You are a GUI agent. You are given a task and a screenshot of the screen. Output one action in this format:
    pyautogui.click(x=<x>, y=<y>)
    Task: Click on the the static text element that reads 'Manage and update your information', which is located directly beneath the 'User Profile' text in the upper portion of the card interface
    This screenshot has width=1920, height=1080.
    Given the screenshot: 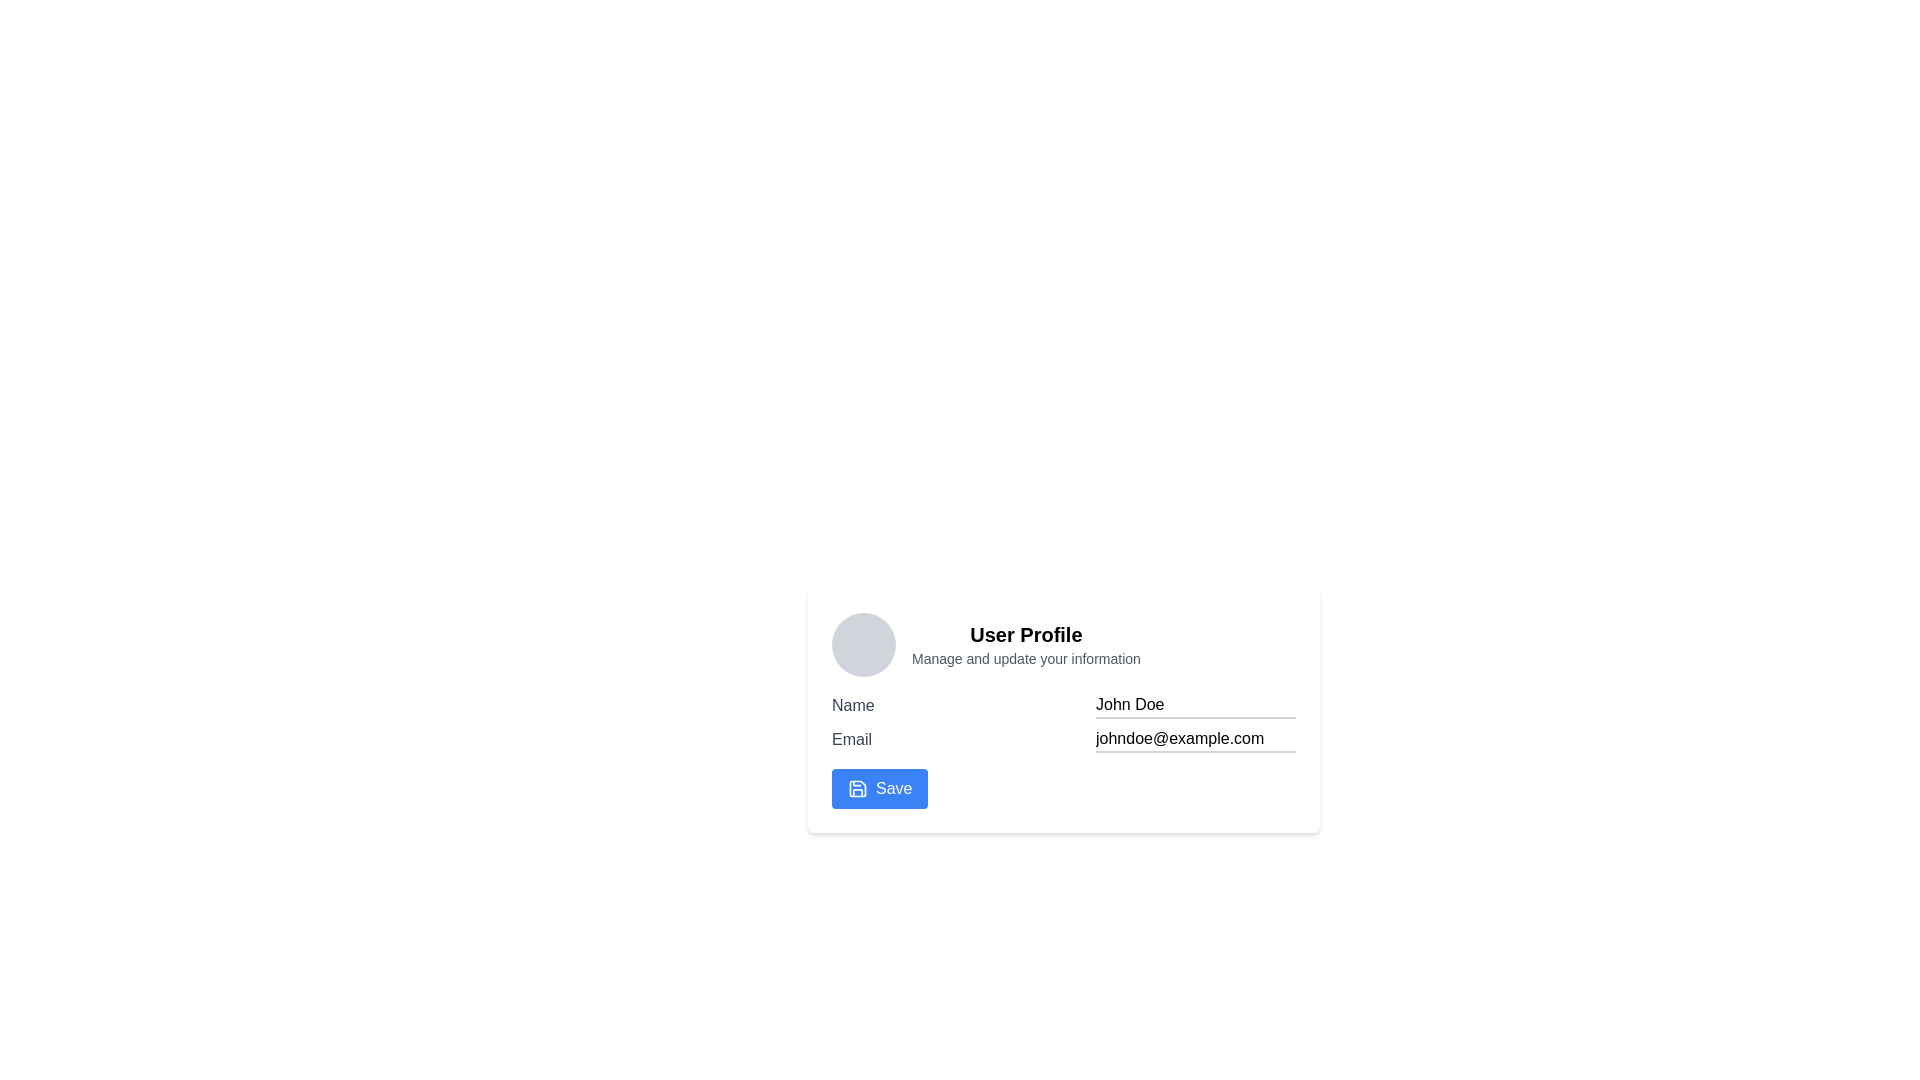 What is the action you would take?
    pyautogui.click(x=1026, y=659)
    